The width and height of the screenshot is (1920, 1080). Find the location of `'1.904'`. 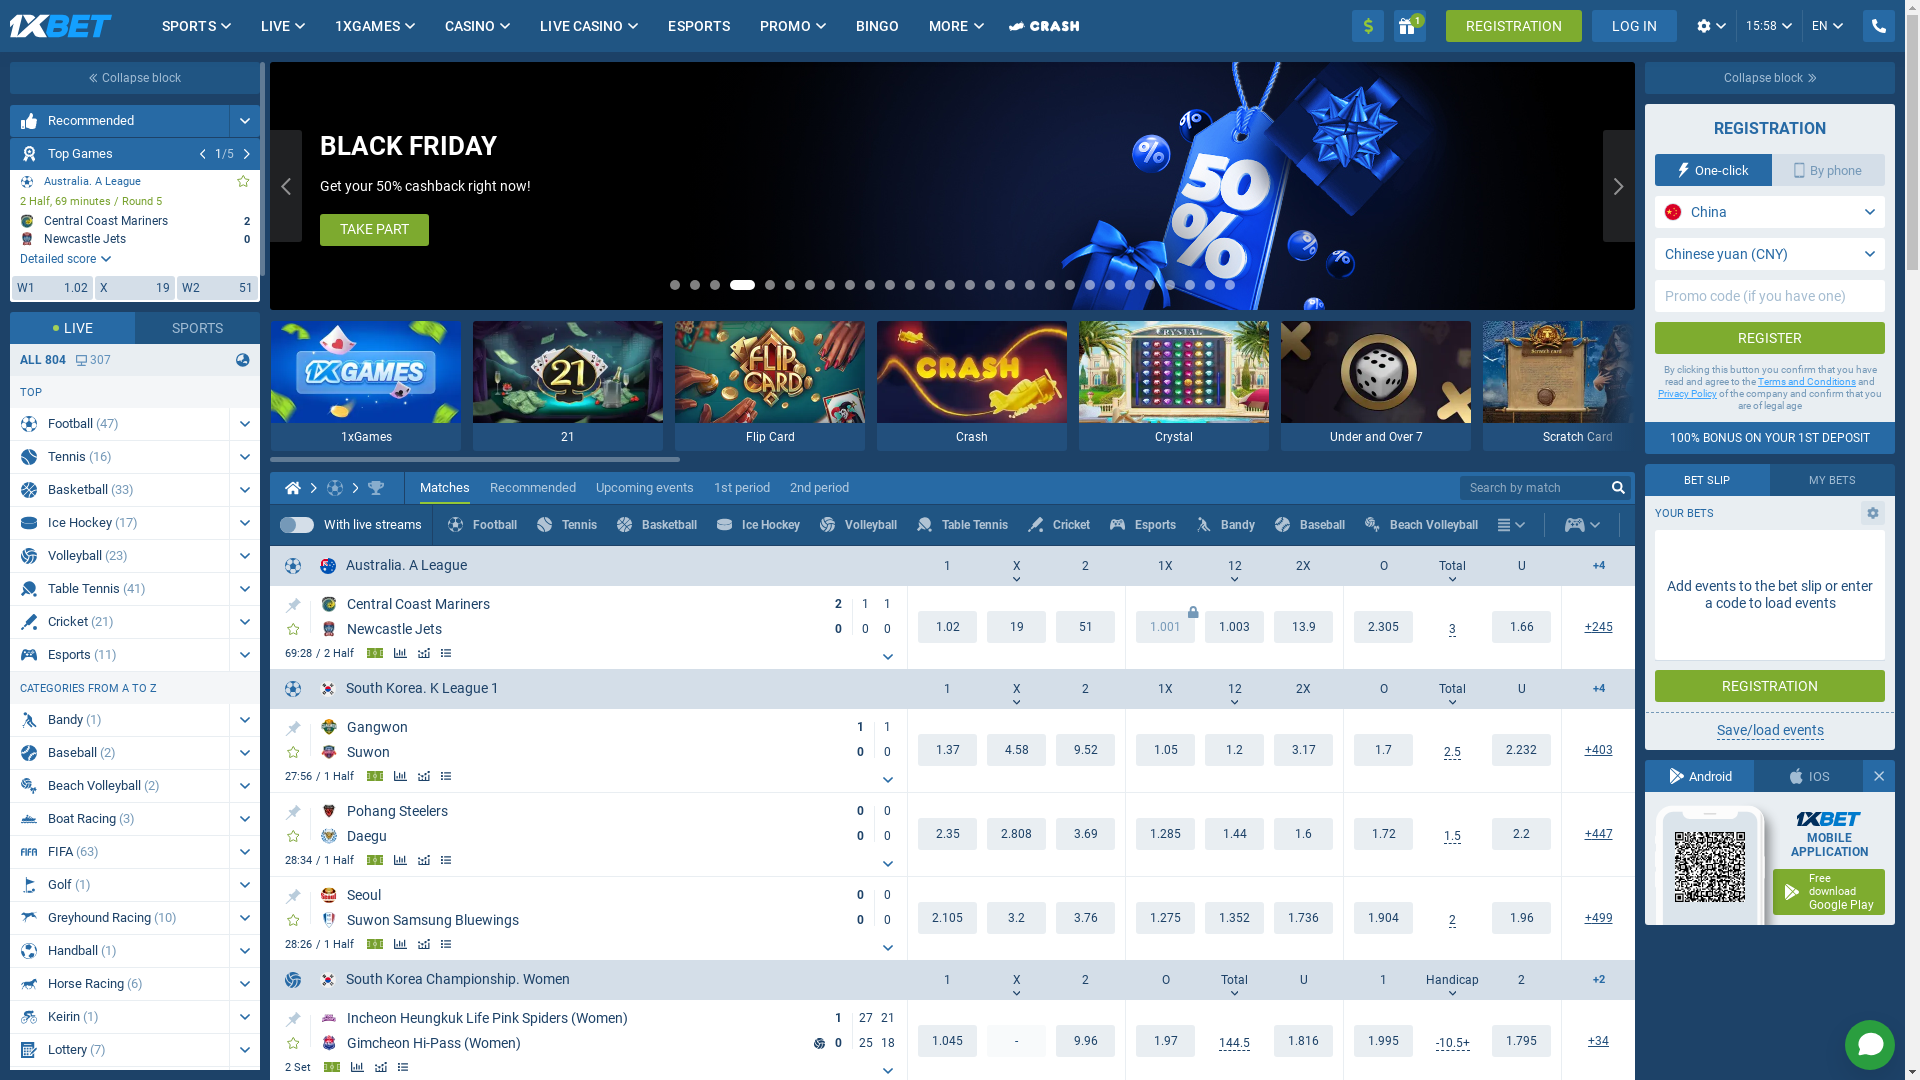

'1.904' is located at coordinates (1382, 918).